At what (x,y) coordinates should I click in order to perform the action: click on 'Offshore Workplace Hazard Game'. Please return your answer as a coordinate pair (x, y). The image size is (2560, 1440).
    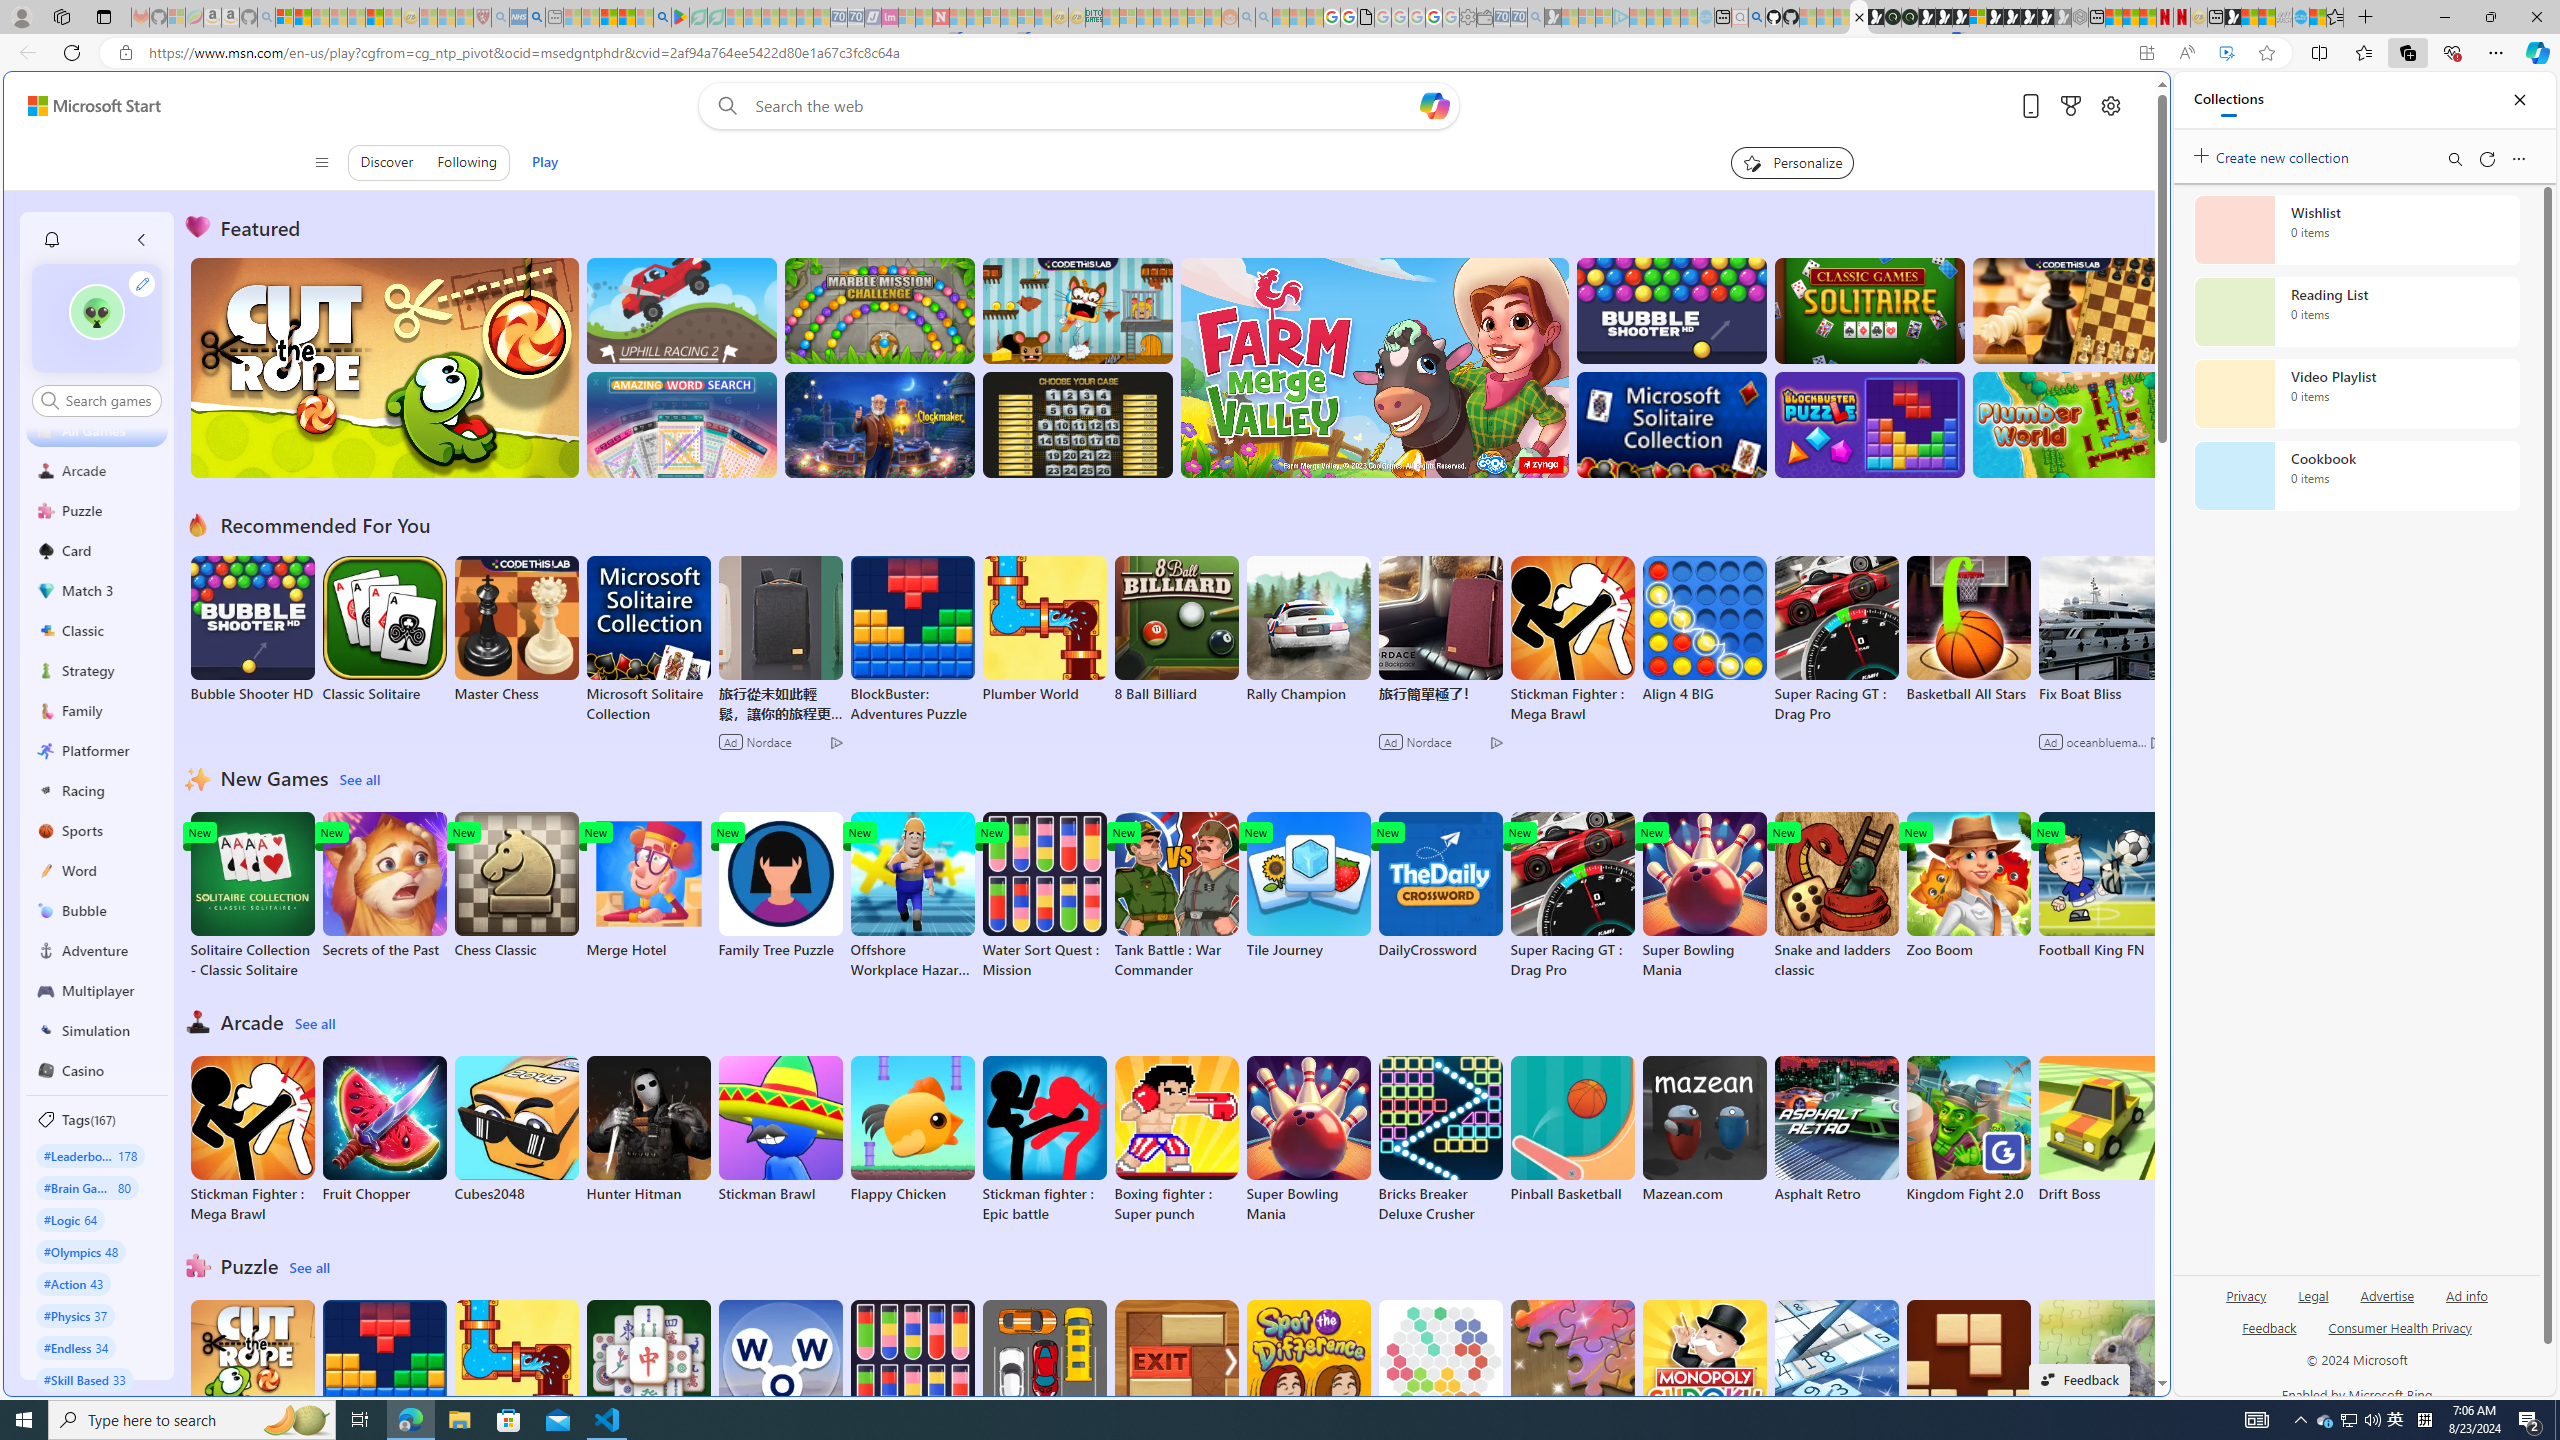
    Looking at the image, I should click on (912, 896).